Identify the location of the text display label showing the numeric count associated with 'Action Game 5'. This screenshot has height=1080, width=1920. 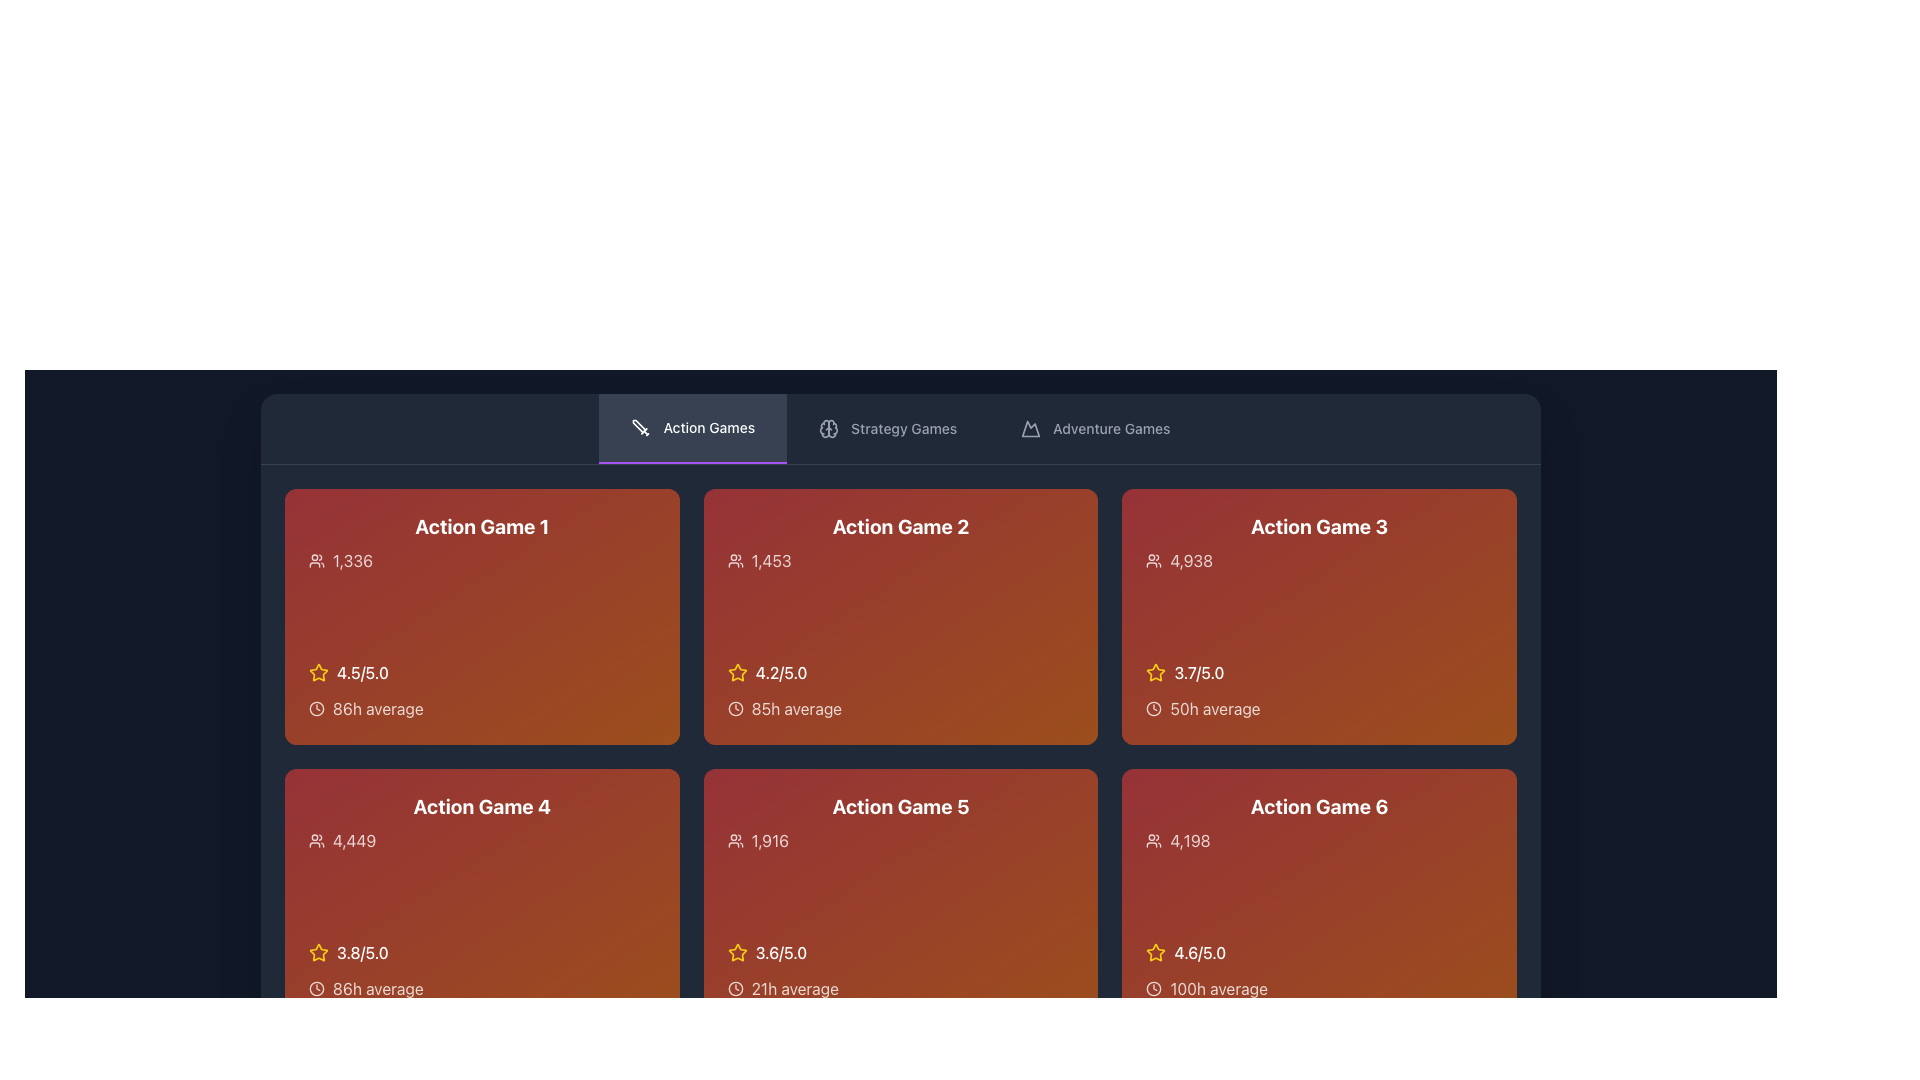
(900, 840).